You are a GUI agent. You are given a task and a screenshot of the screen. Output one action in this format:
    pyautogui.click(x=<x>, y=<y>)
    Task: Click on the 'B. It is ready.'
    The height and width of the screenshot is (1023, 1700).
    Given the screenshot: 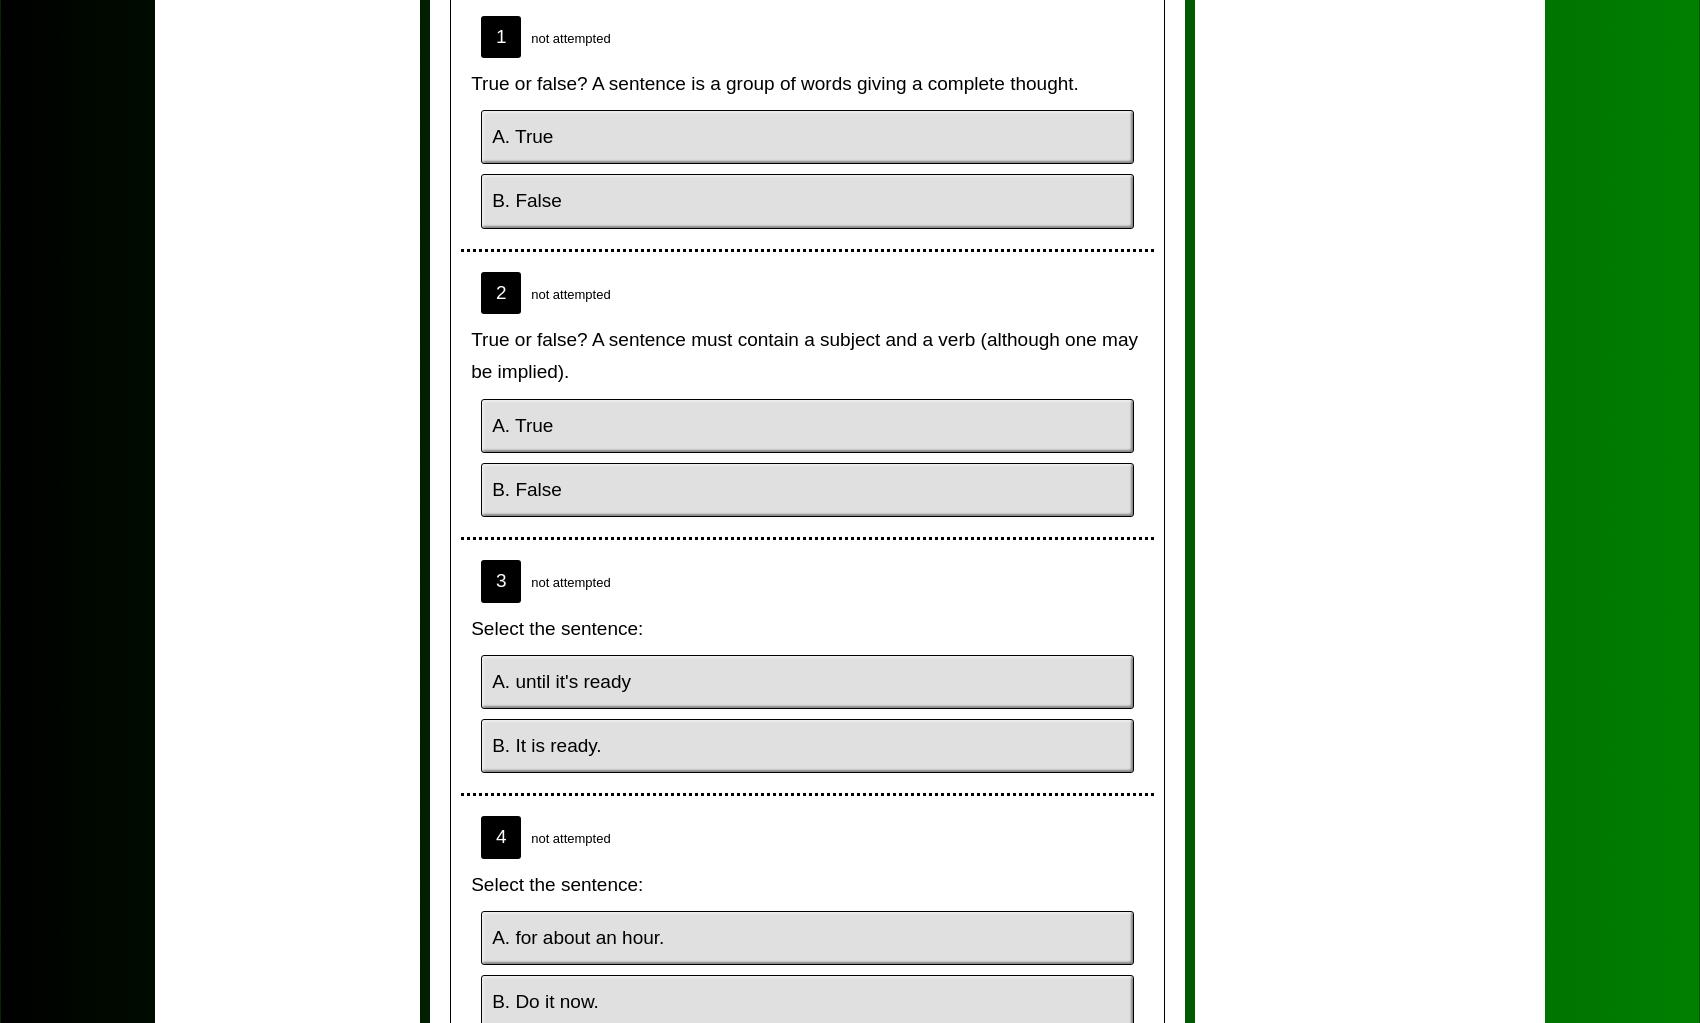 What is the action you would take?
    pyautogui.click(x=545, y=745)
    